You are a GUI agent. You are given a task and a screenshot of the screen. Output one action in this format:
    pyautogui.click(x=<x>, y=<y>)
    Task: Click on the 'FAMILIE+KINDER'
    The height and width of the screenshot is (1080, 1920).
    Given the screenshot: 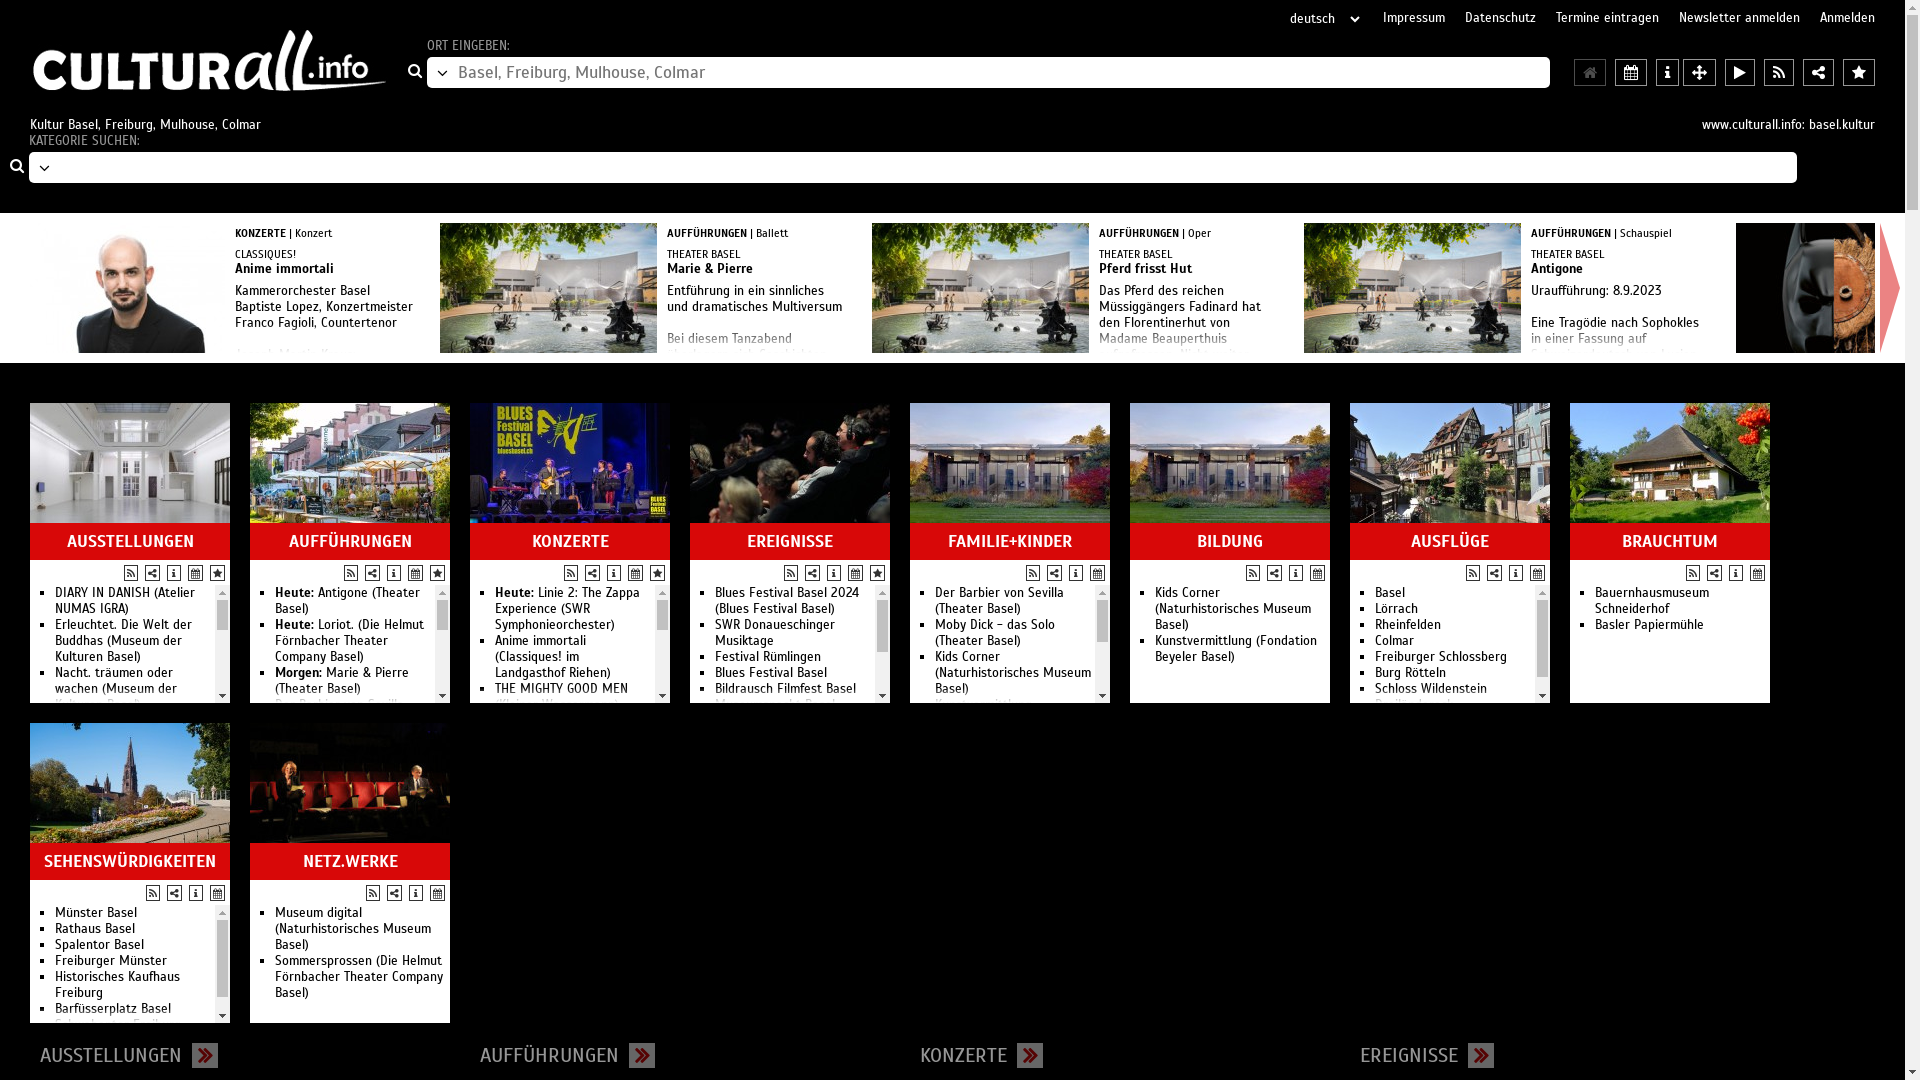 What is the action you would take?
    pyautogui.click(x=914, y=541)
    